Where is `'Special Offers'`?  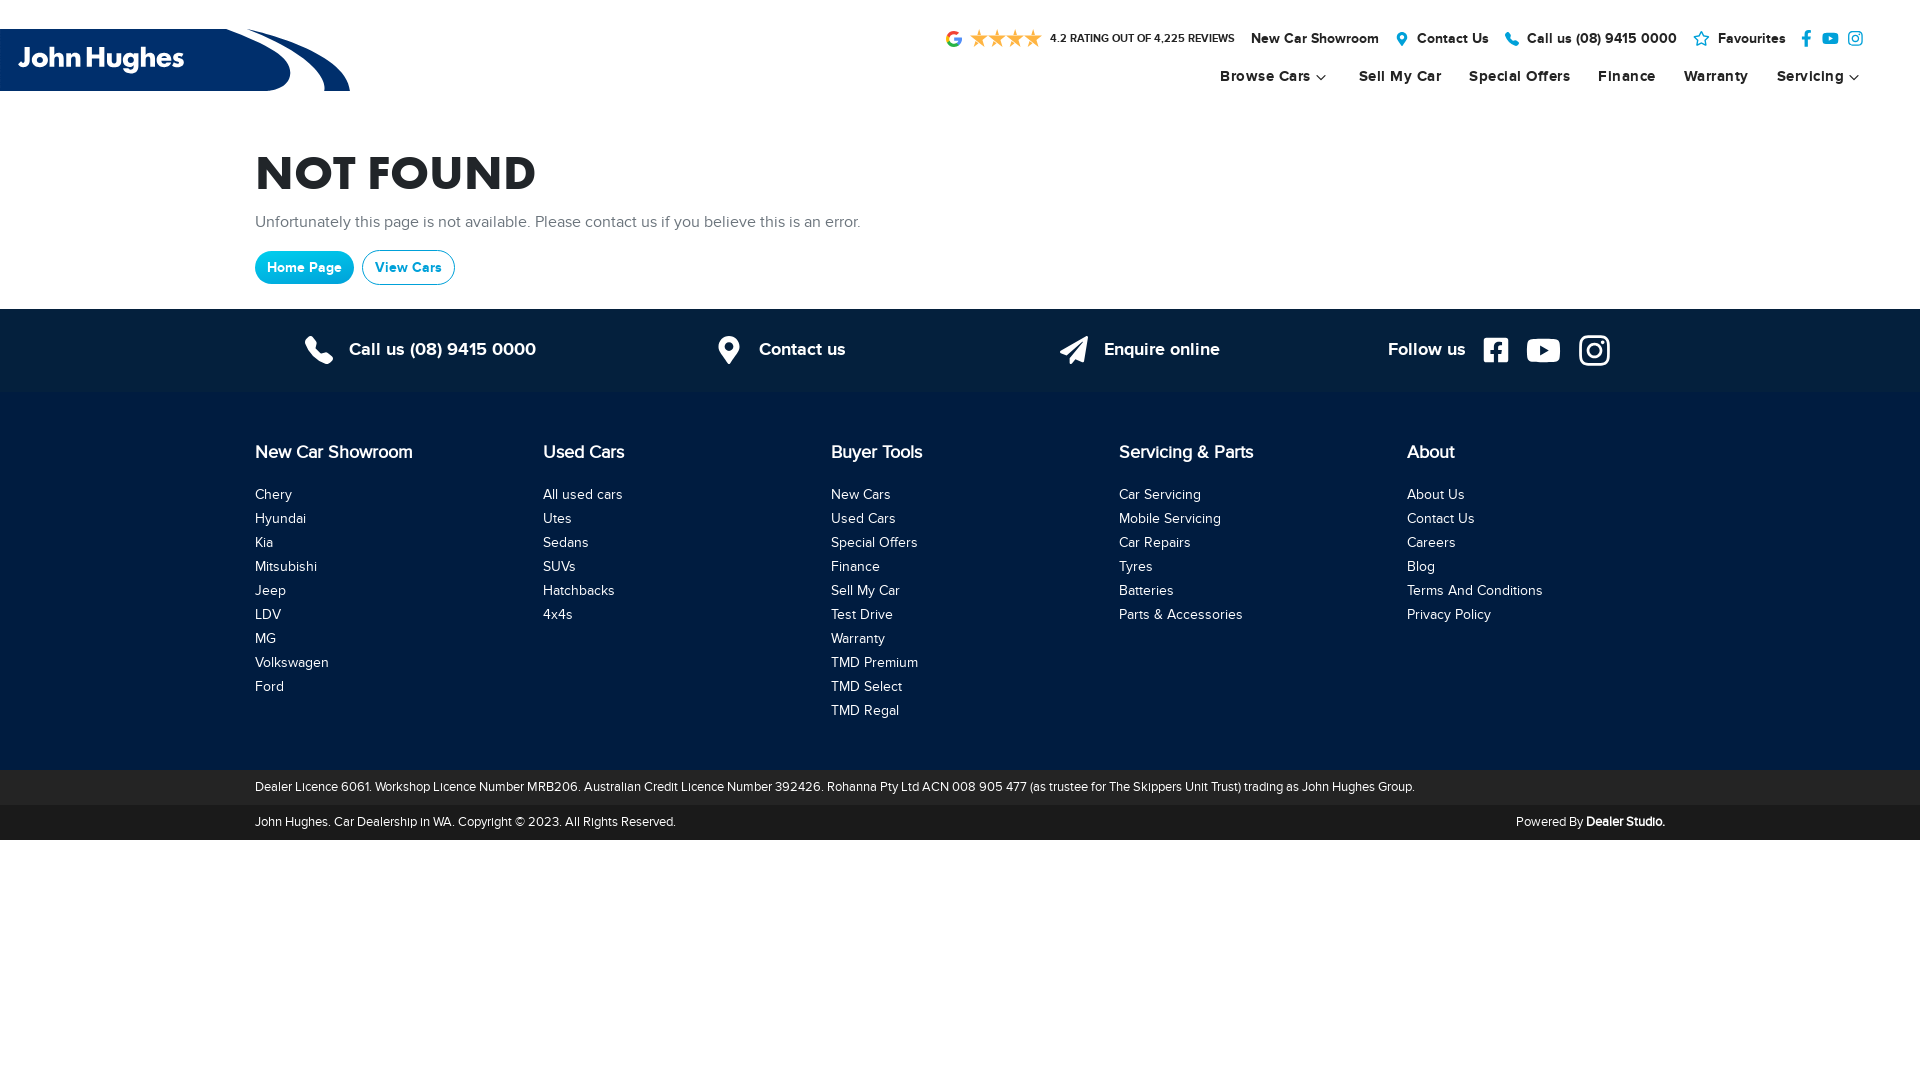
'Special Offers' is located at coordinates (874, 542).